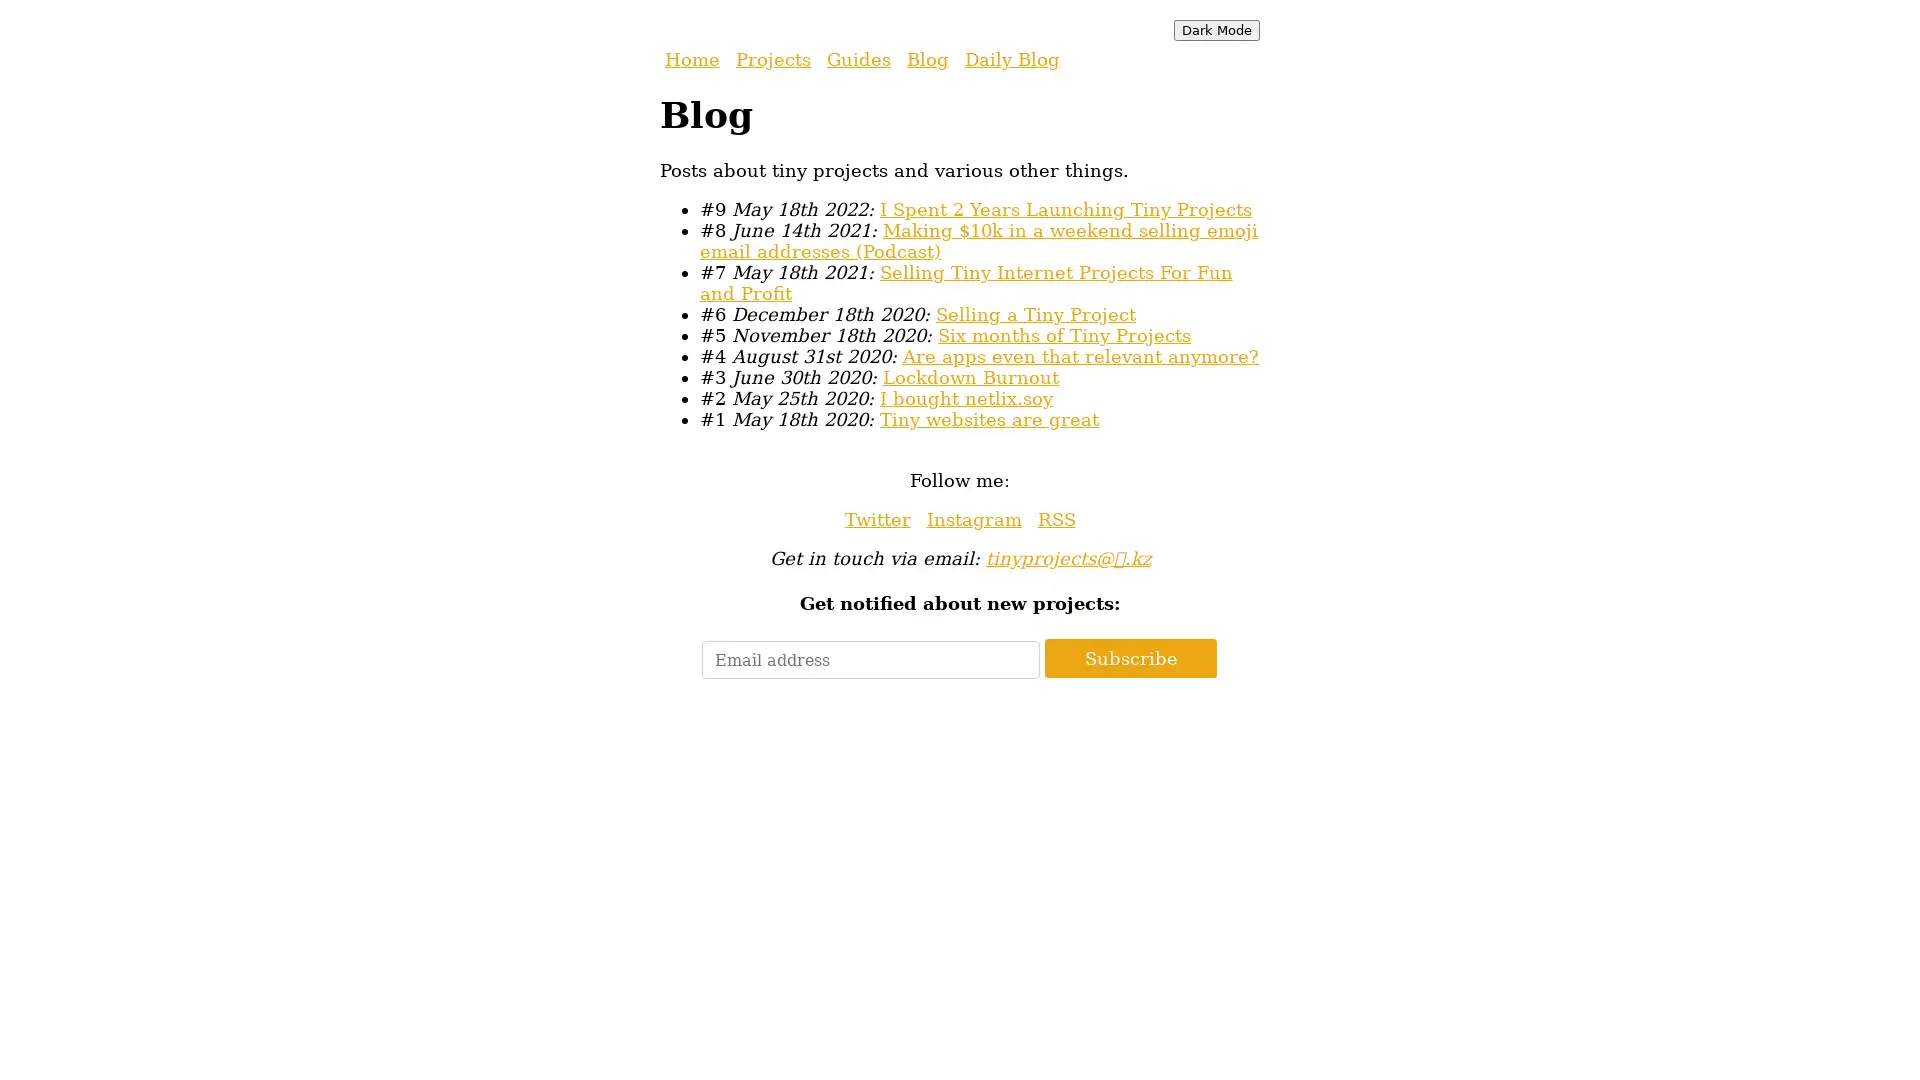  What do you see at coordinates (1131, 658) in the screenshot?
I see `Subscribe` at bounding box center [1131, 658].